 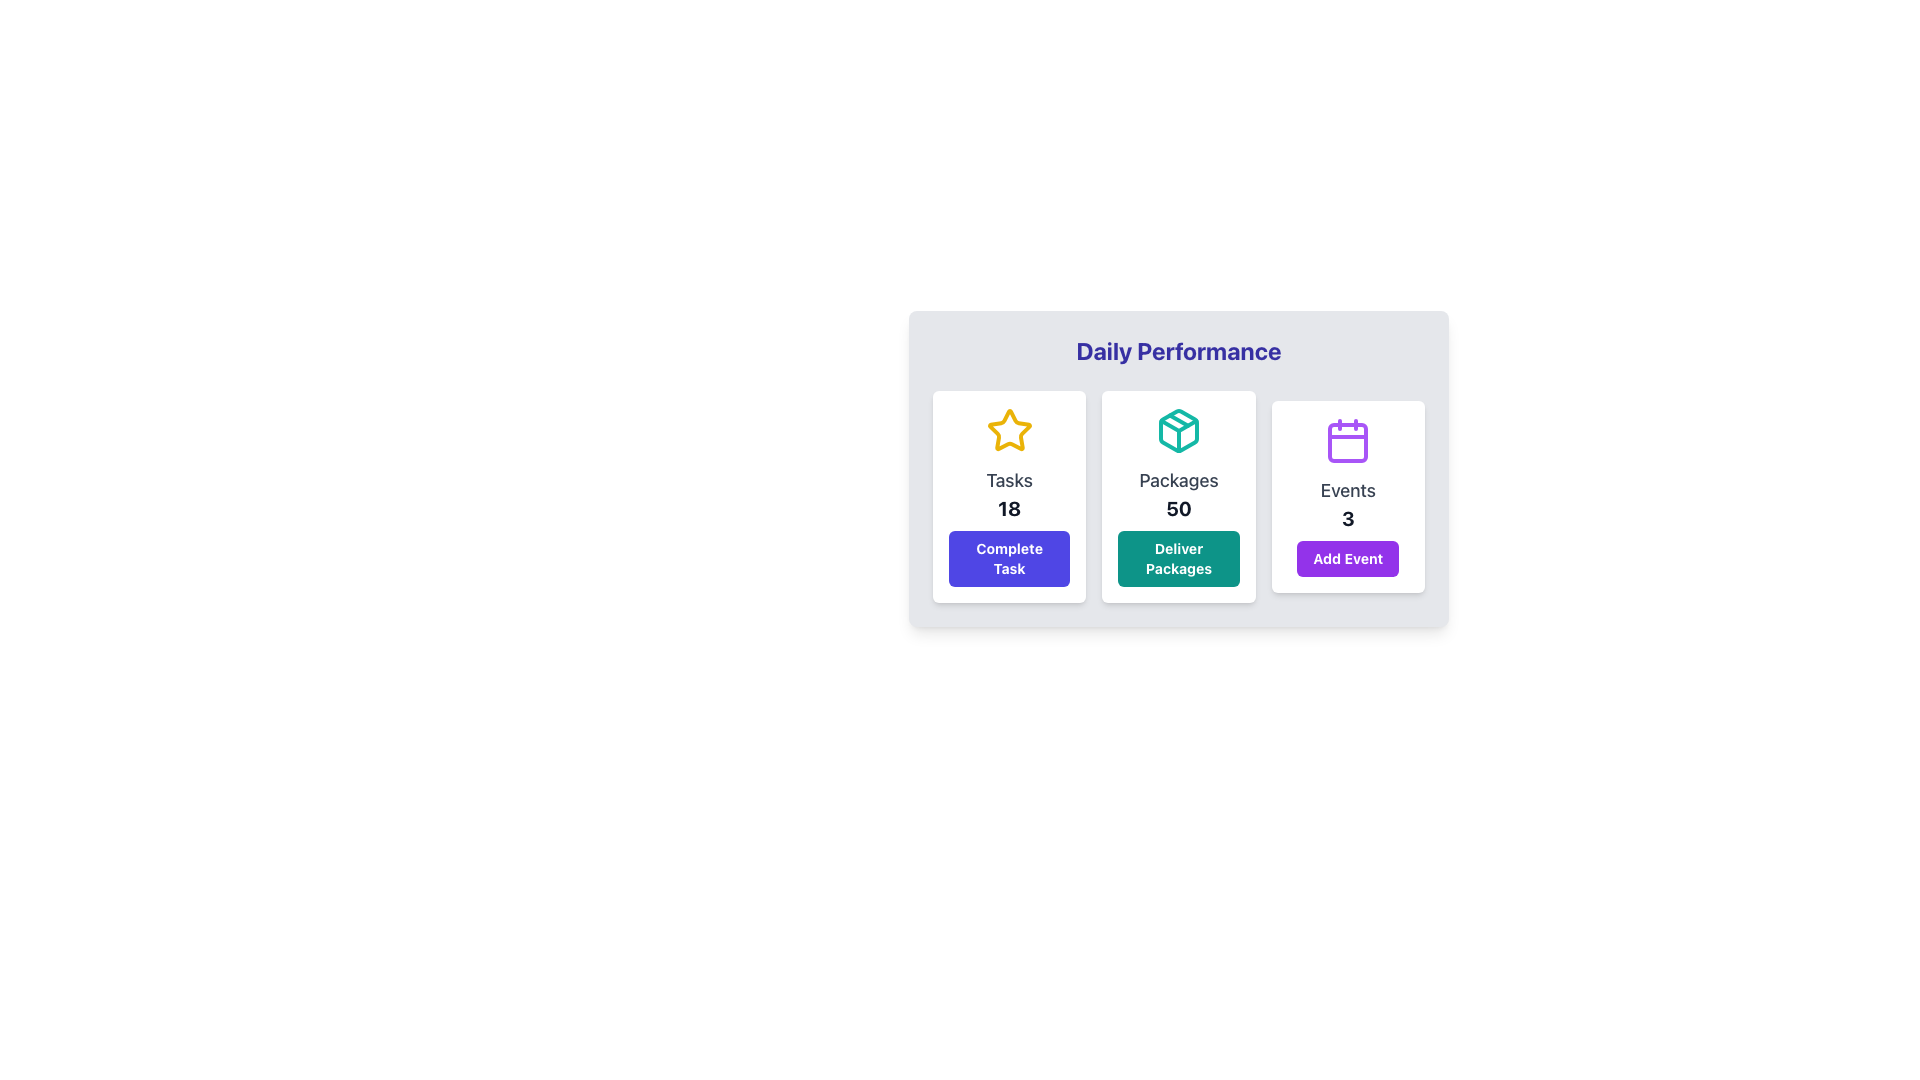 What do you see at coordinates (1179, 430) in the screenshot?
I see `the teal package box icon in the 'Deliver Packages' panel of the 'Daily Performance' section, which is located above the number '50' and the text 'Deliver Packages.'` at bounding box center [1179, 430].